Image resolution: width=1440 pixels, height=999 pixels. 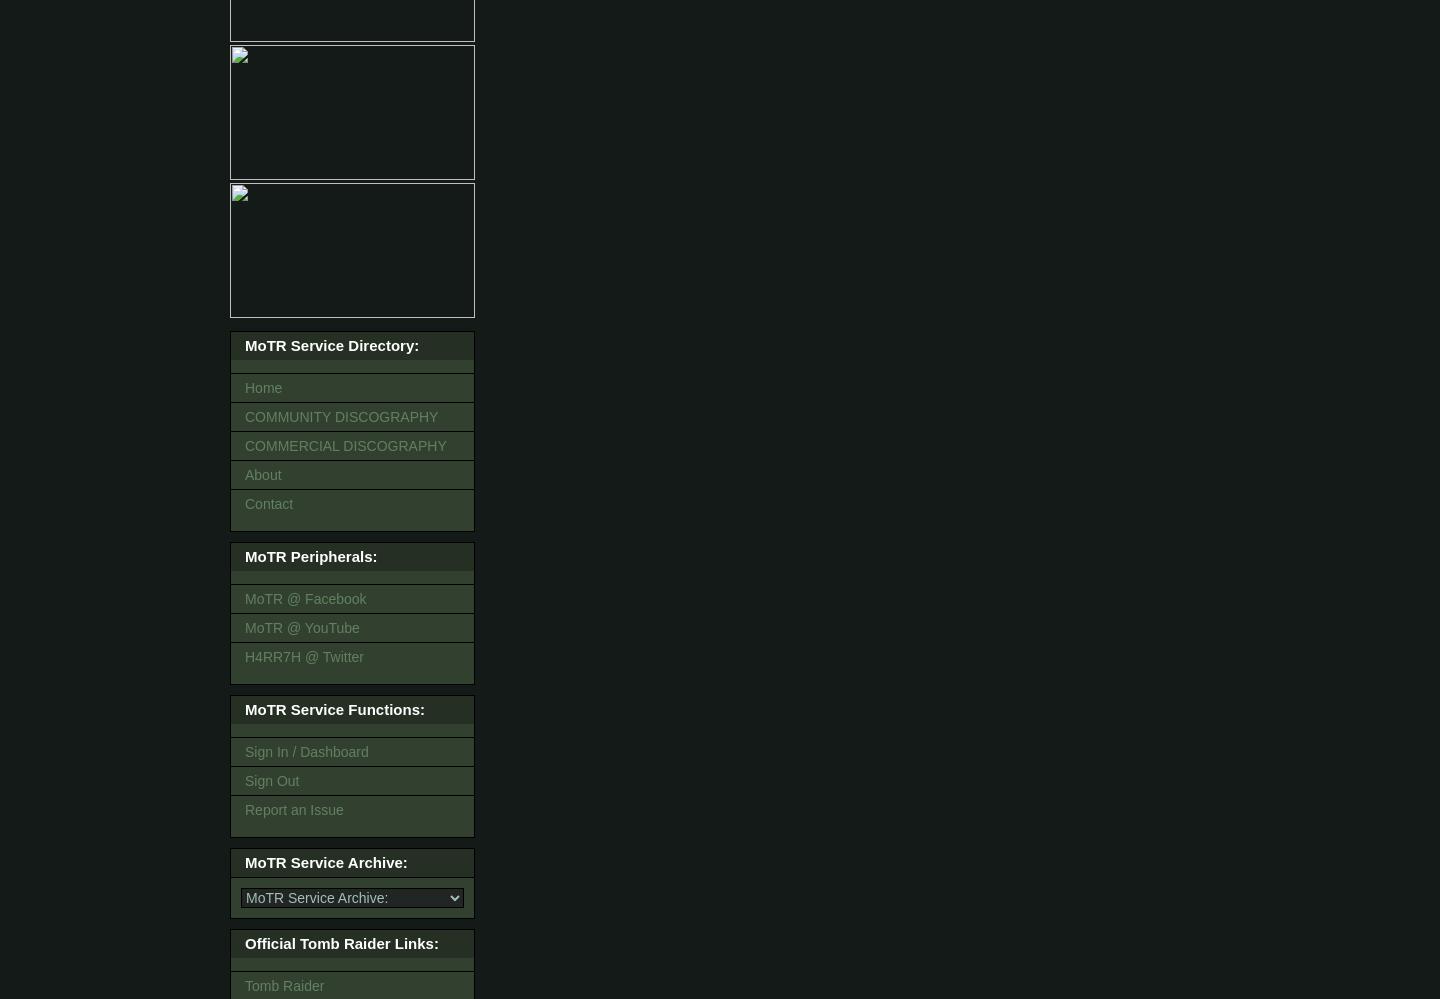 What do you see at coordinates (326, 861) in the screenshot?
I see `'MoTR Service Archive:'` at bounding box center [326, 861].